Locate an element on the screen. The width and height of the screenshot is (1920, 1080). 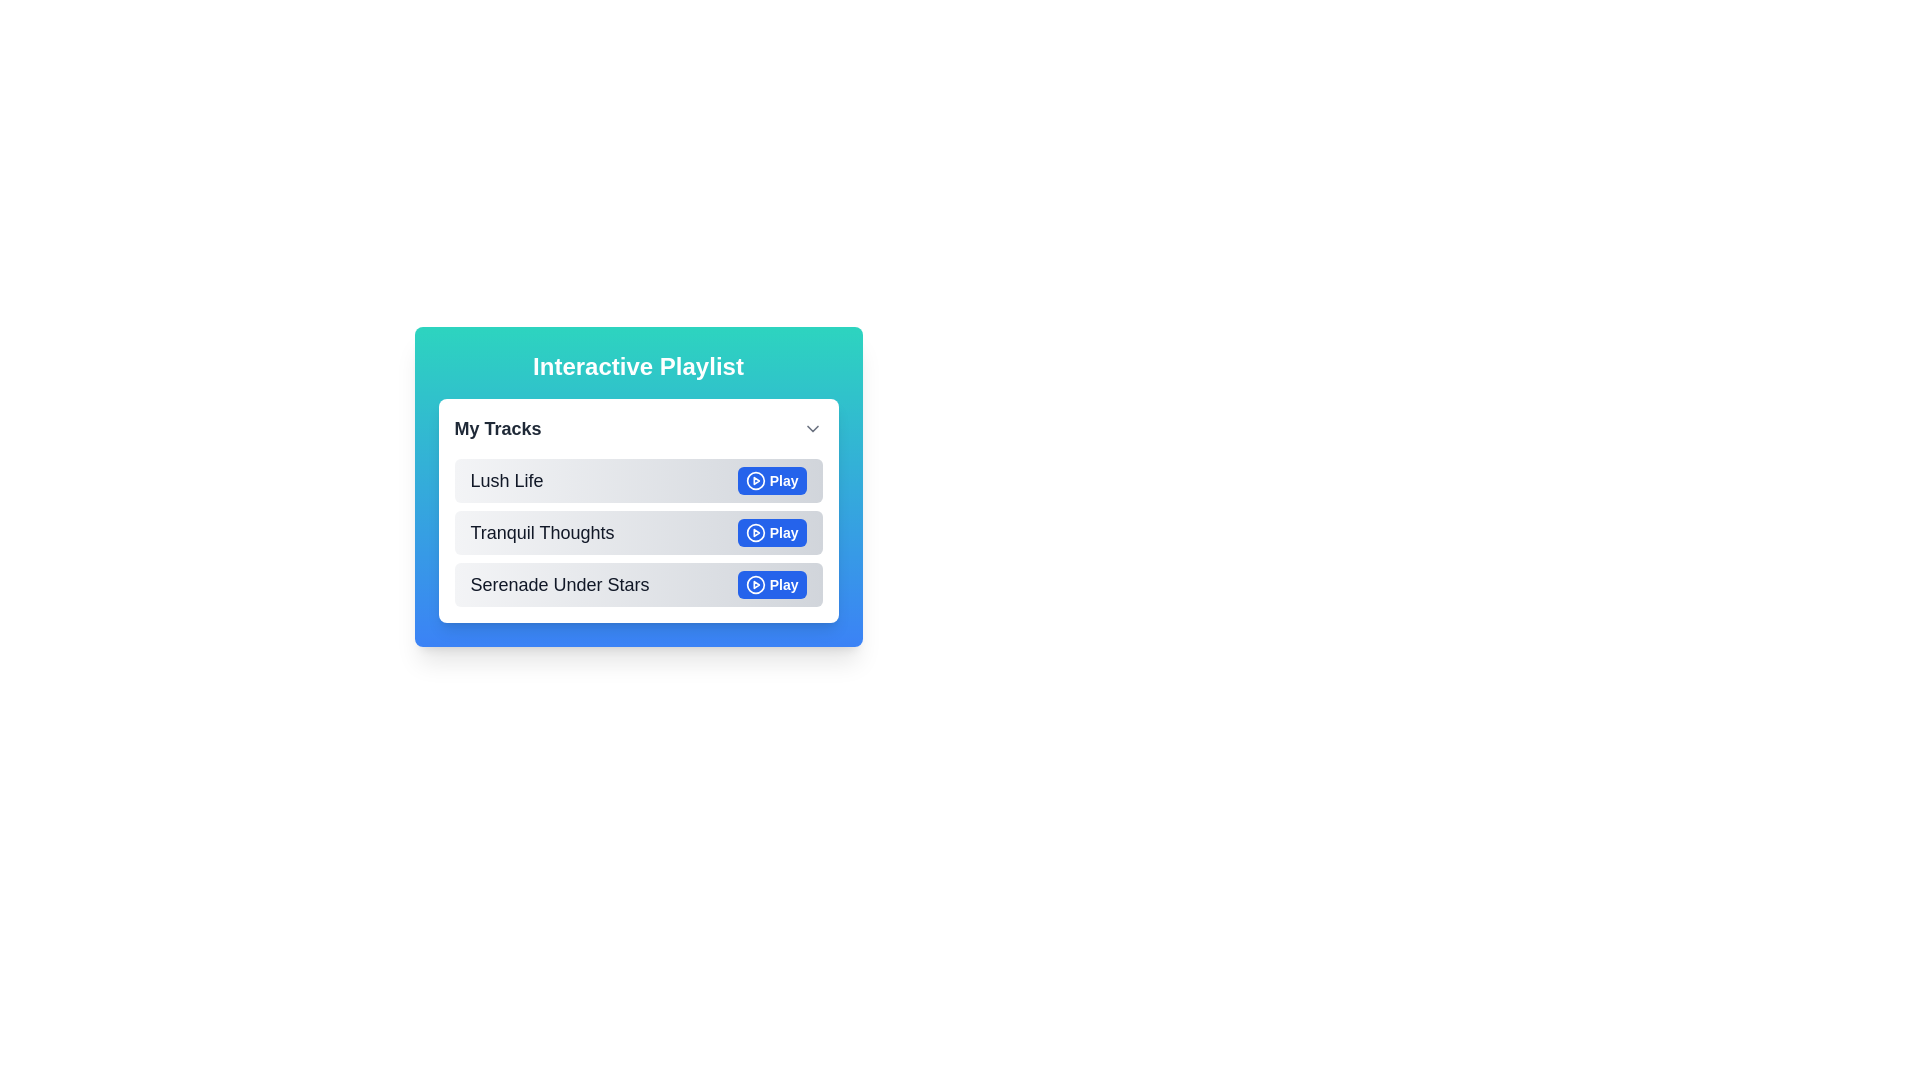
the decorative circular outline of the interactive play icon located in the rightmost 'Play' button of the 'Tranquil Thoughts' track is located at coordinates (754, 531).